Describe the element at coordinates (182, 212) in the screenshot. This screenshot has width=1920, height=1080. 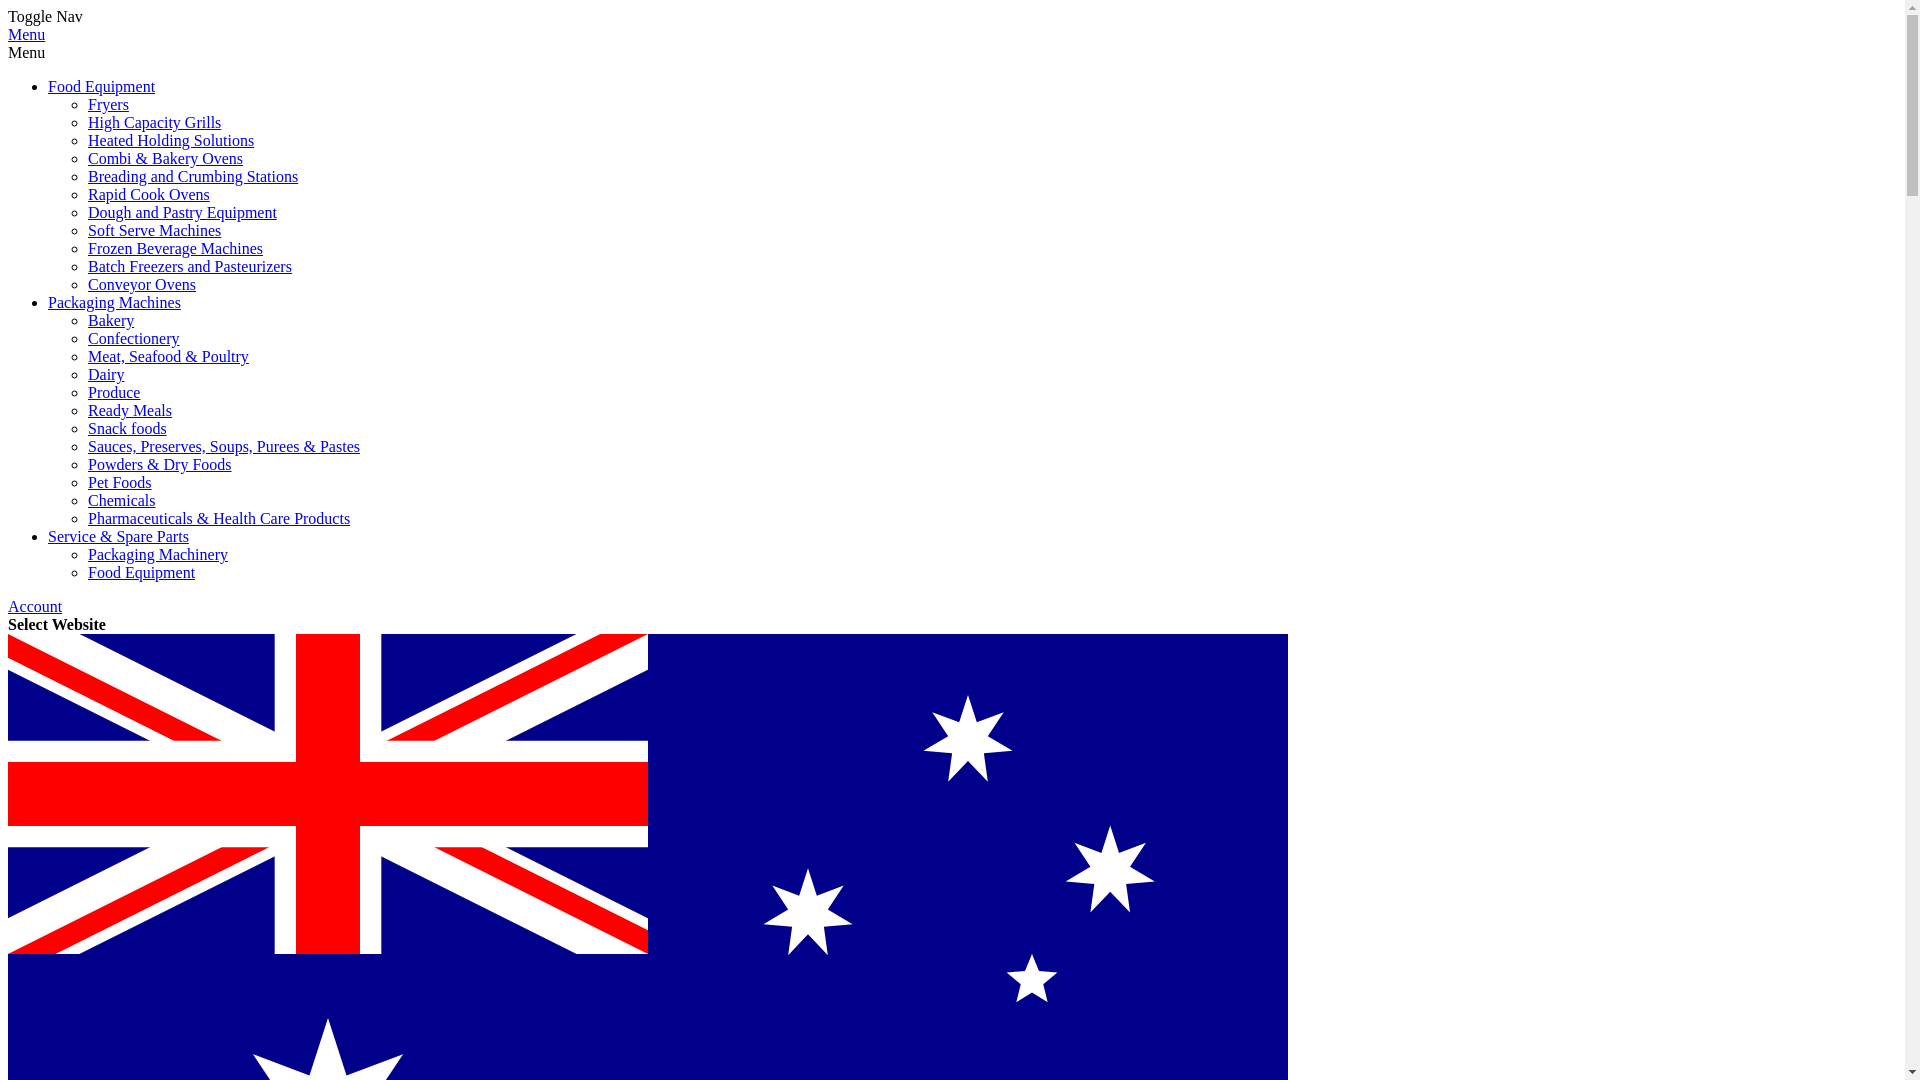
I see `'Dough and Pastry Equipment'` at that location.